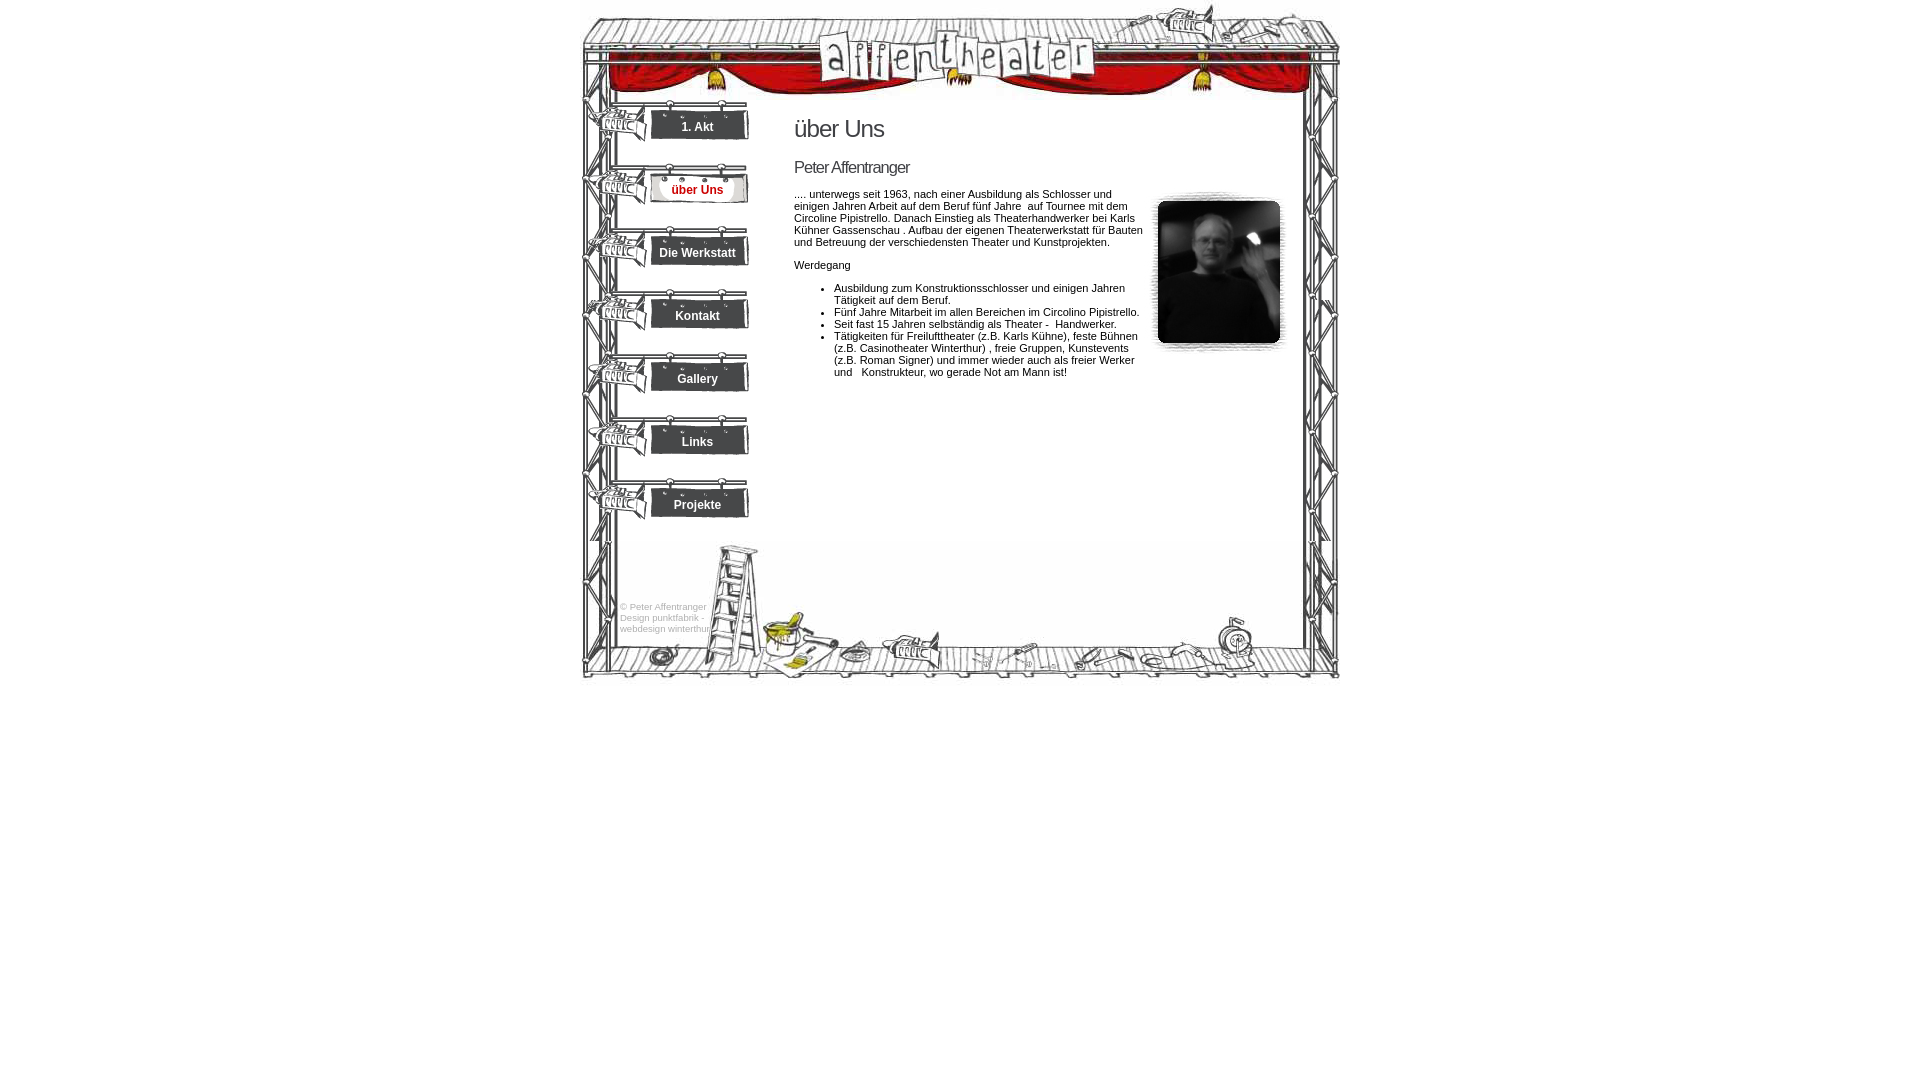  I want to click on 'punktfabrik - webdesign winterthur', so click(618, 622).